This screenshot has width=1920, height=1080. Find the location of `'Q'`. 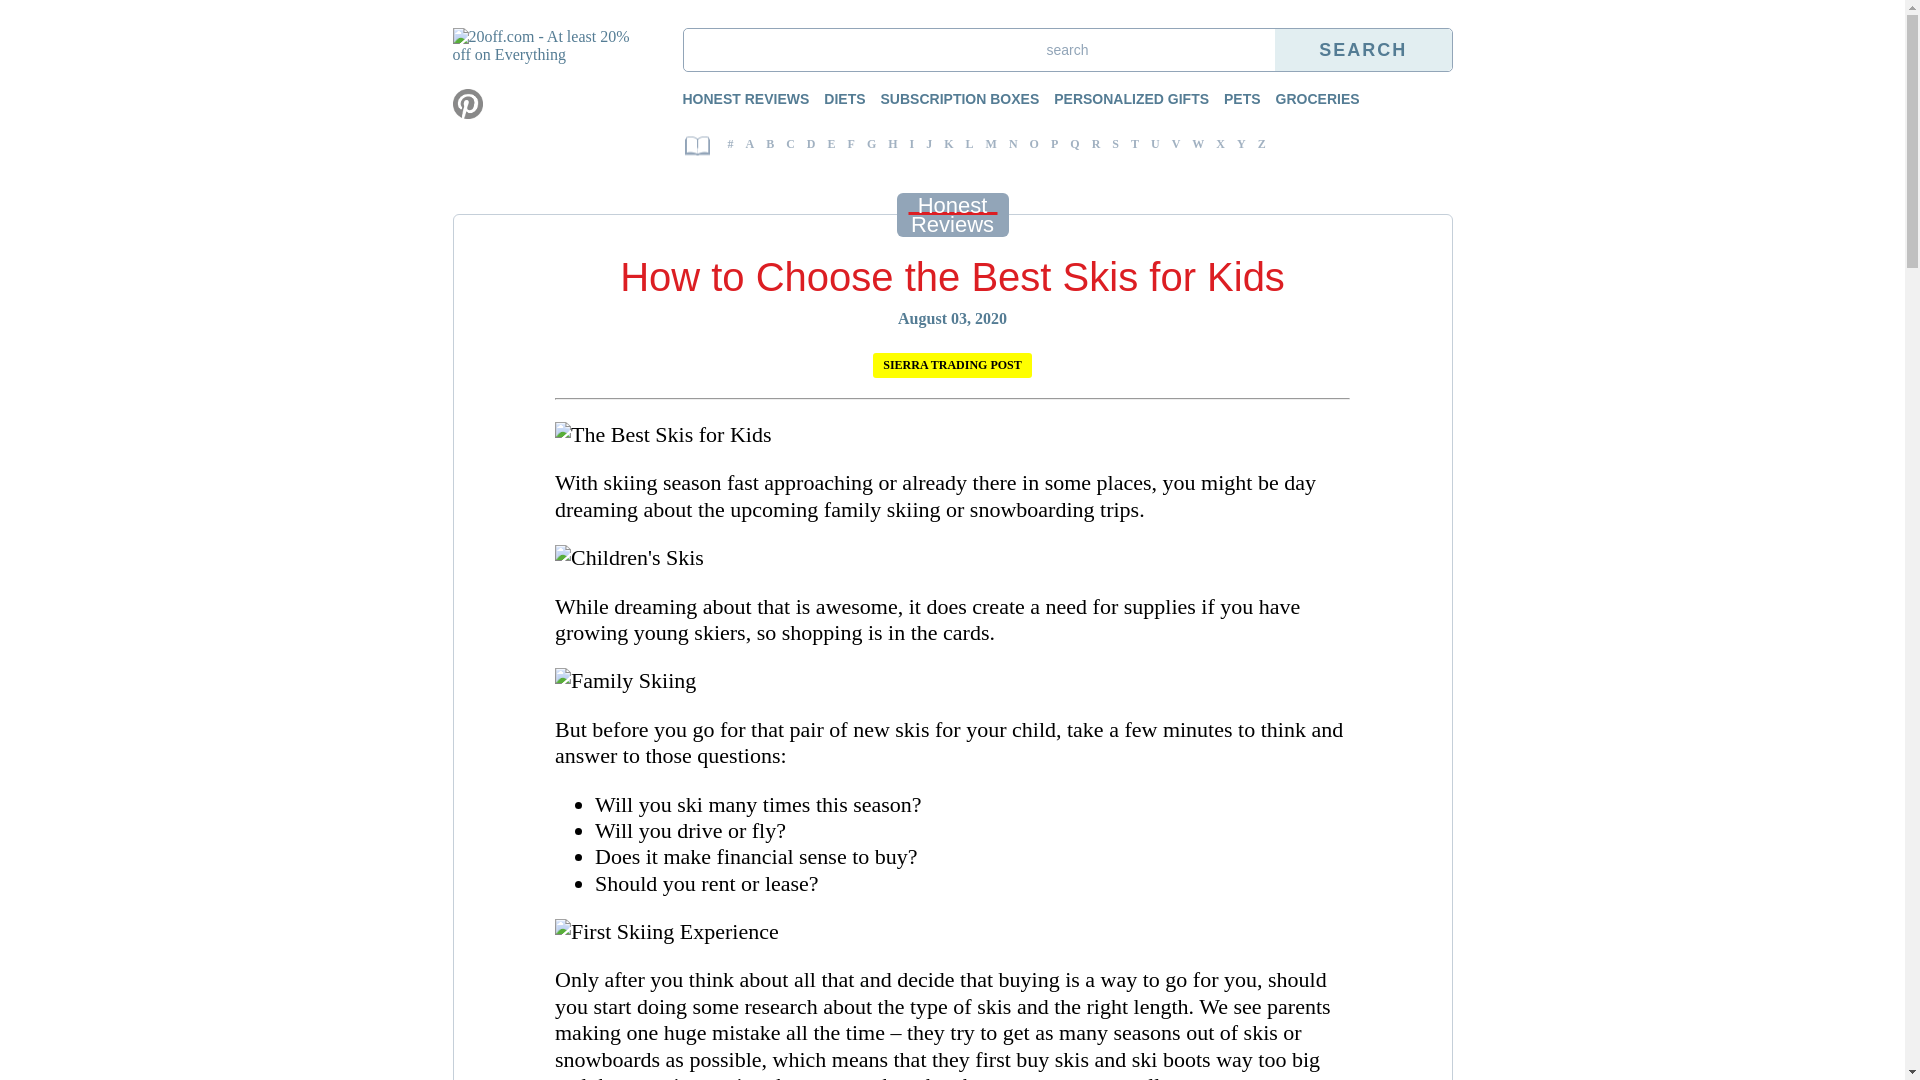

'Q' is located at coordinates (1073, 143).